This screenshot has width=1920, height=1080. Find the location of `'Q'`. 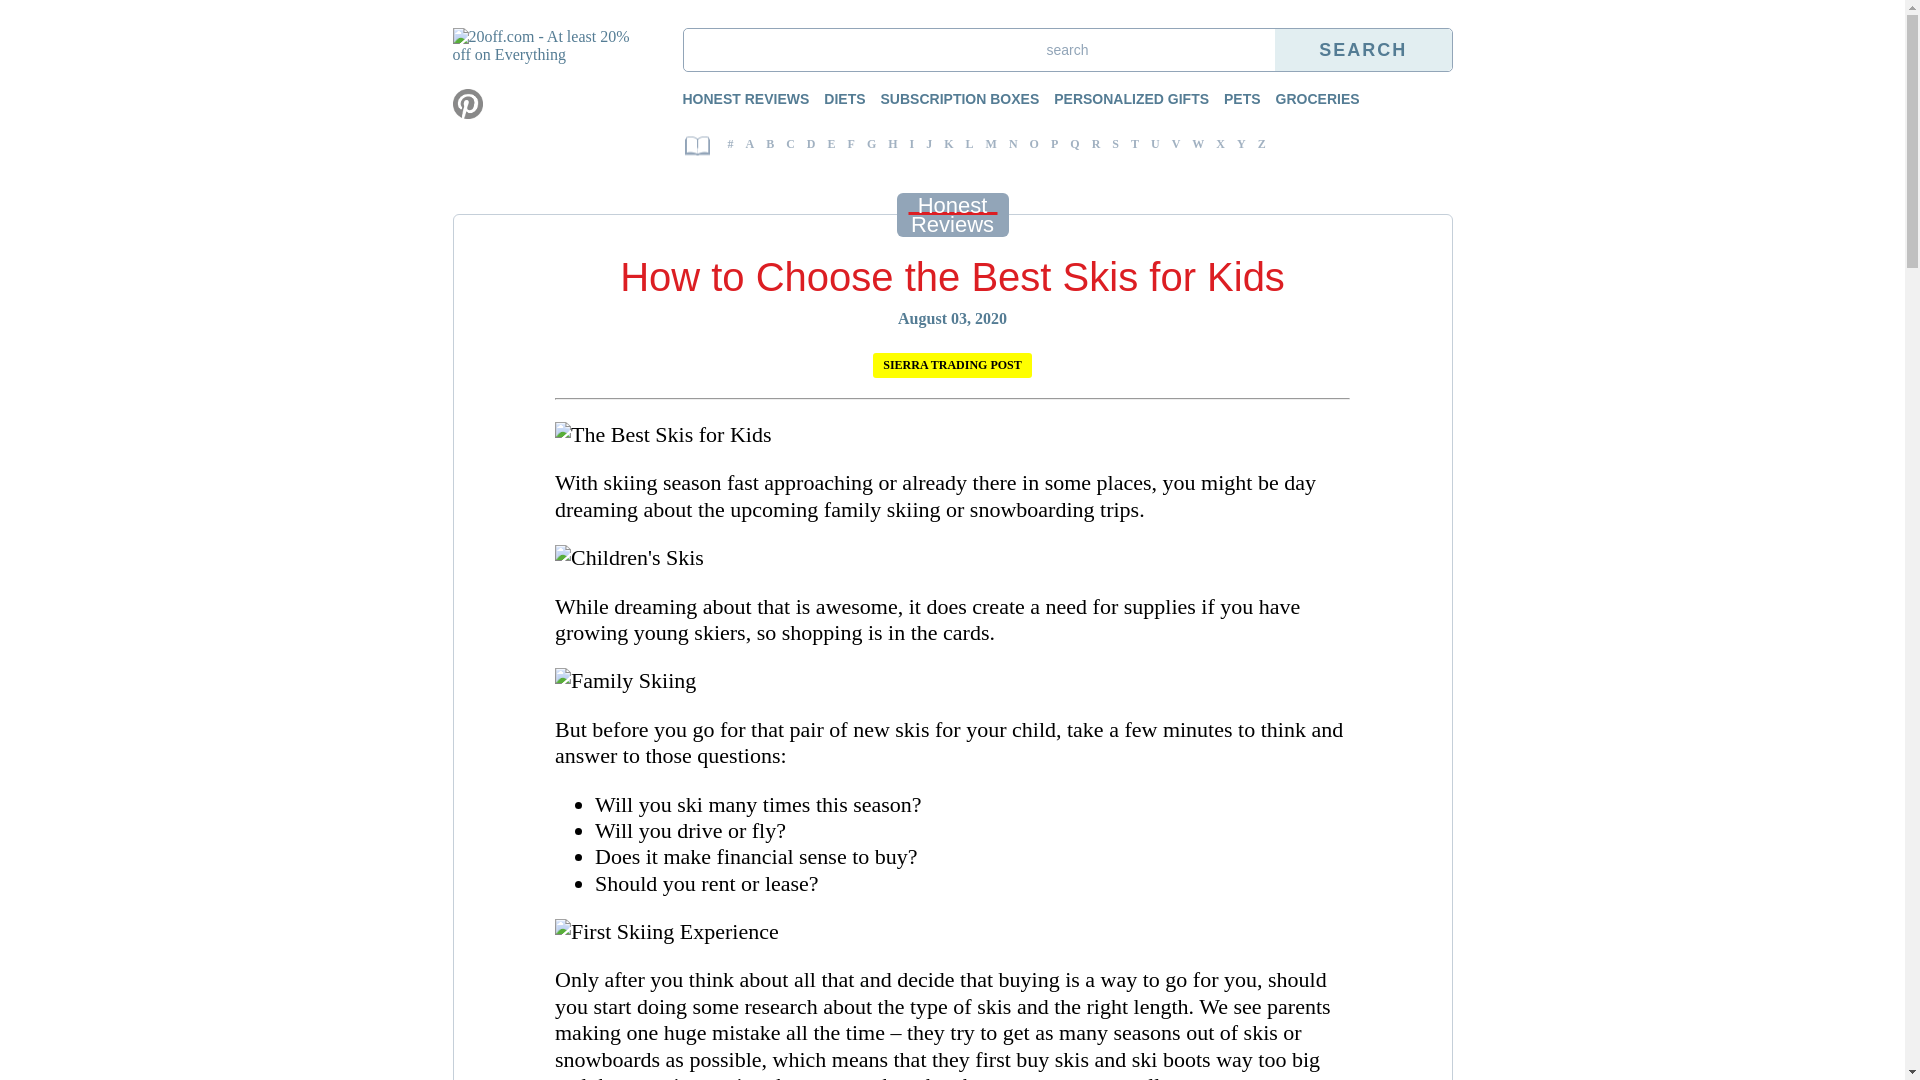

'Q' is located at coordinates (1073, 143).